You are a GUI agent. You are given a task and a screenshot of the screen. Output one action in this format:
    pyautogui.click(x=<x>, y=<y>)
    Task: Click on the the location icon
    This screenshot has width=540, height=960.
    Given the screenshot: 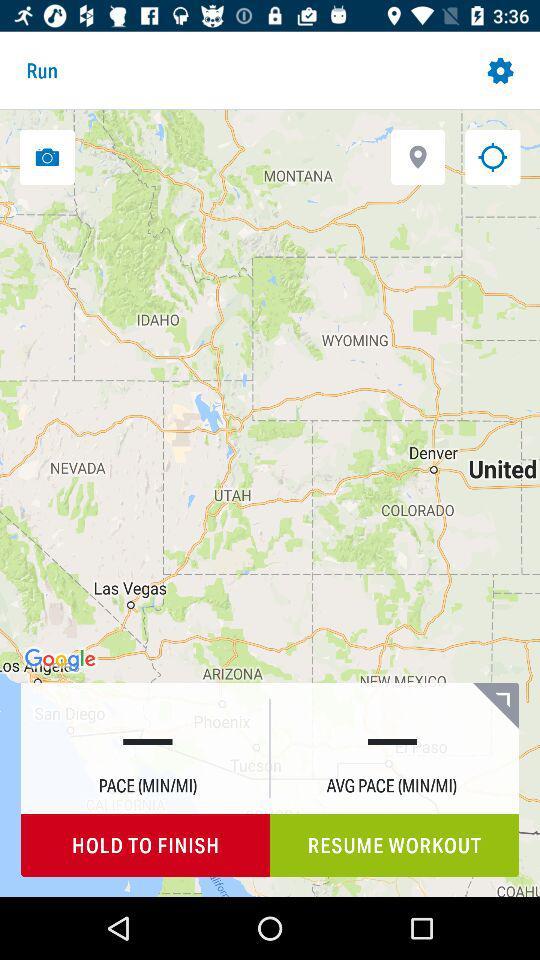 What is the action you would take?
    pyautogui.click(x=417, y=156)
    